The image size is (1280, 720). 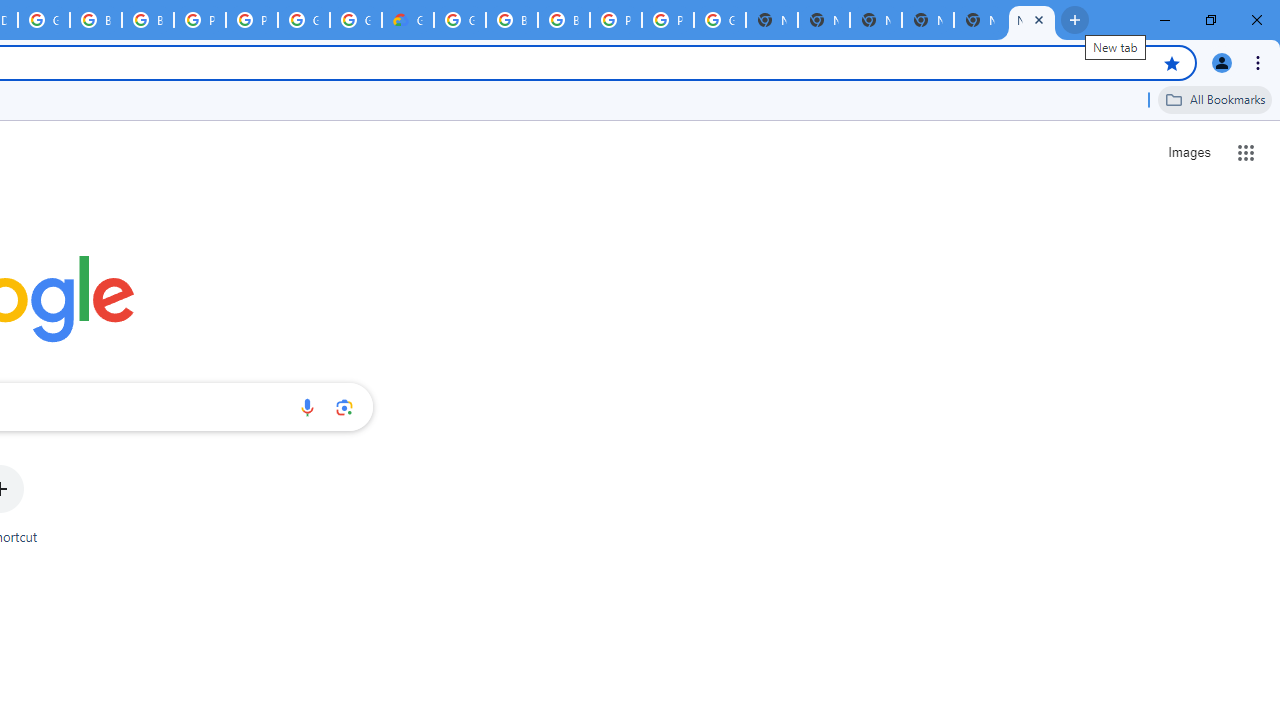 I want to click on 'Search for Images ', so click(x=1189, y=152).